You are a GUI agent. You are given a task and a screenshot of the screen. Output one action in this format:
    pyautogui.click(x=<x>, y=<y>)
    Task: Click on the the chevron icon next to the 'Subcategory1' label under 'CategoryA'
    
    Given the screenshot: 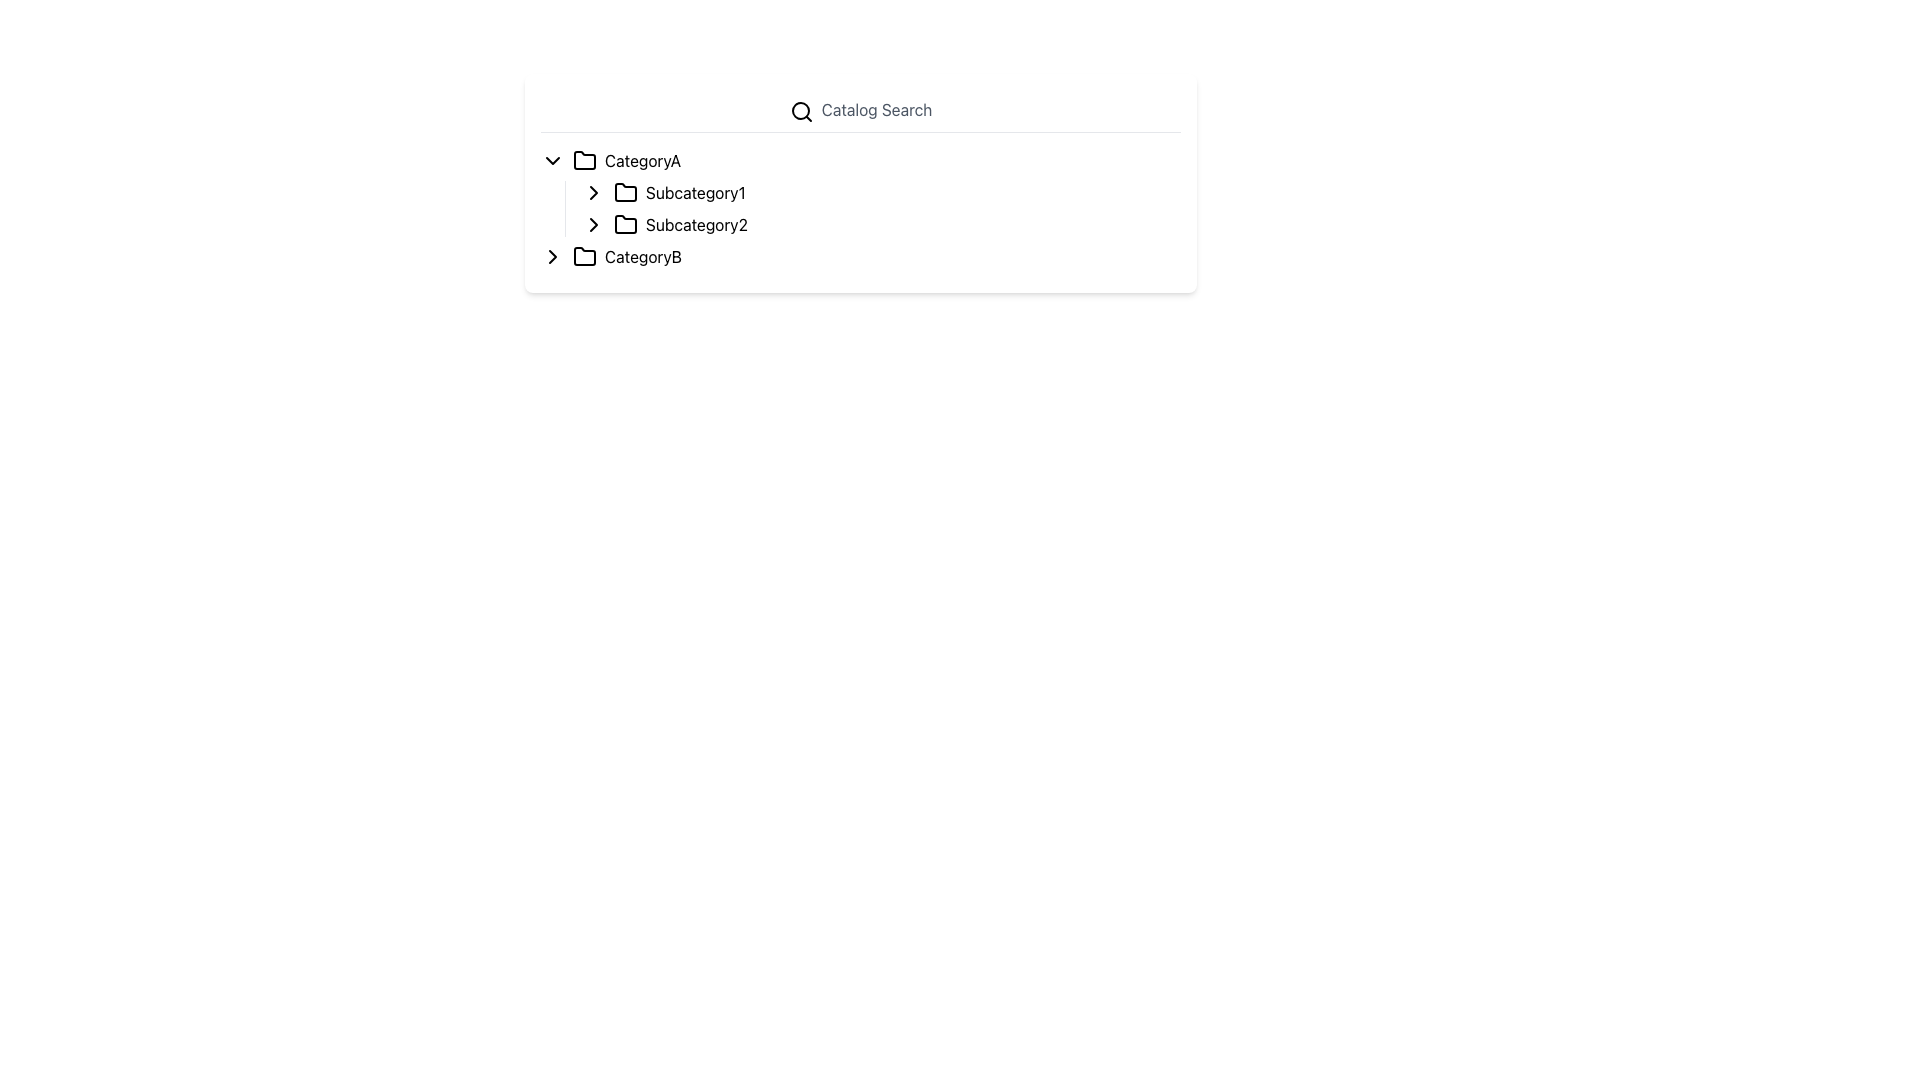 What is the action you would take?
    pyautogui.click(x=593, y=192)
    